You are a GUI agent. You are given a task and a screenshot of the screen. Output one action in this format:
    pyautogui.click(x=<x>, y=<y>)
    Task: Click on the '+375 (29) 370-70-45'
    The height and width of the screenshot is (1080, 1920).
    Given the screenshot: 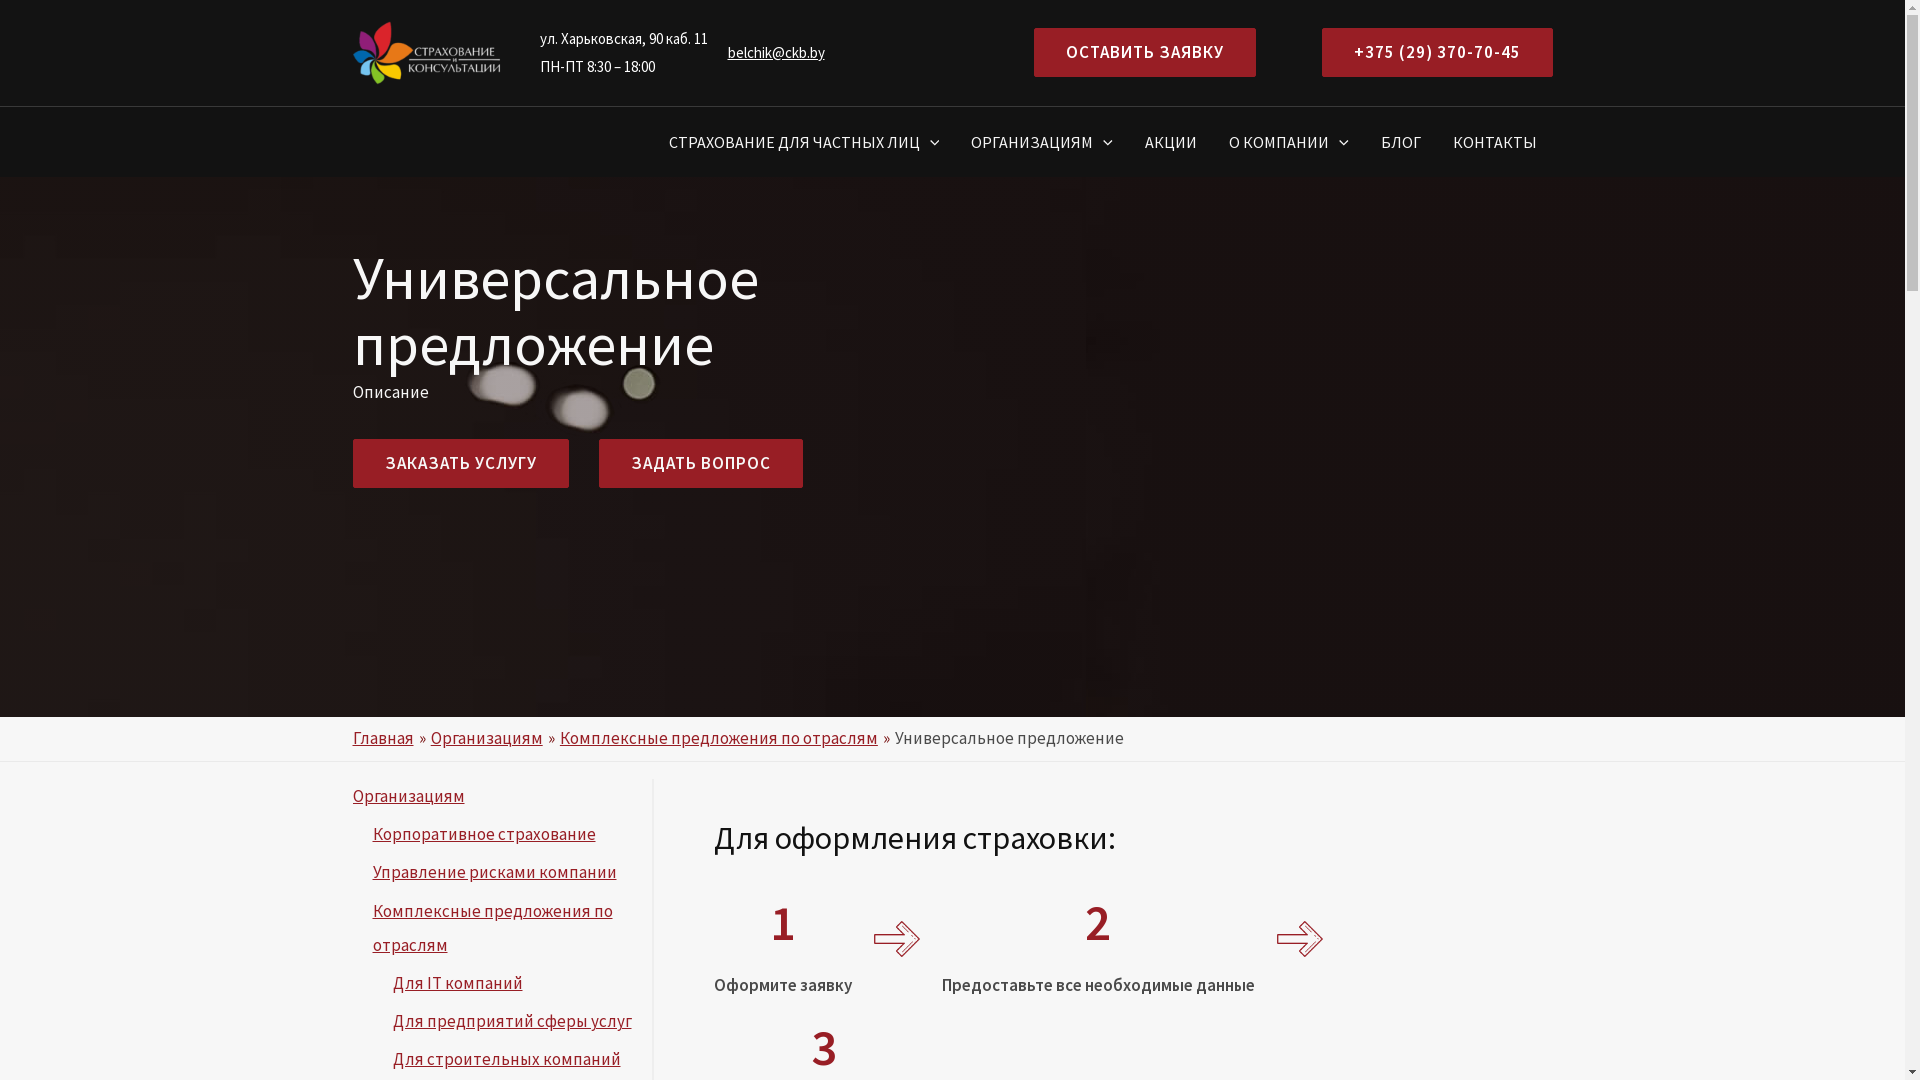 What is the action you would take?
    pyautogui.click(x=1436, y=51)
    